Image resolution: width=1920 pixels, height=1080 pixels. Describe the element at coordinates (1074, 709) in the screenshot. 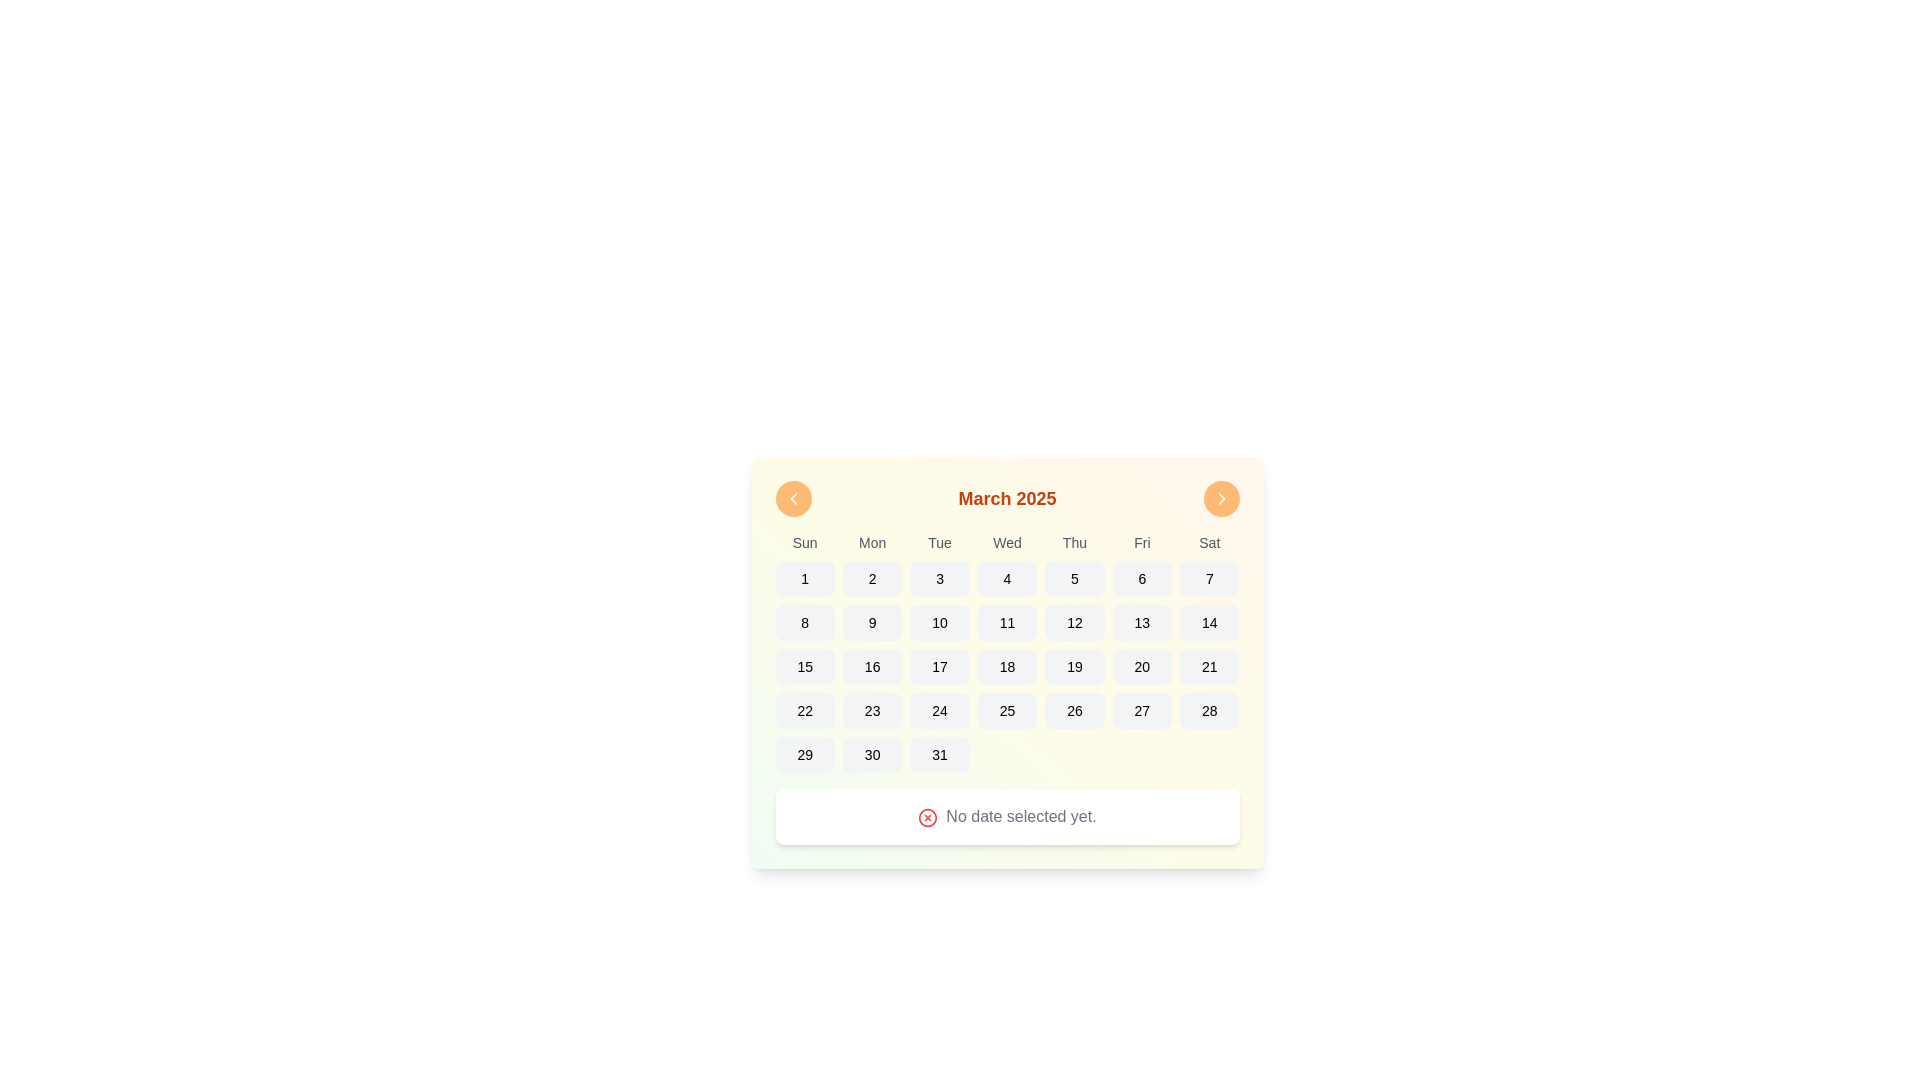

I see `the calendar button representing the 26th day of the month` at that location.